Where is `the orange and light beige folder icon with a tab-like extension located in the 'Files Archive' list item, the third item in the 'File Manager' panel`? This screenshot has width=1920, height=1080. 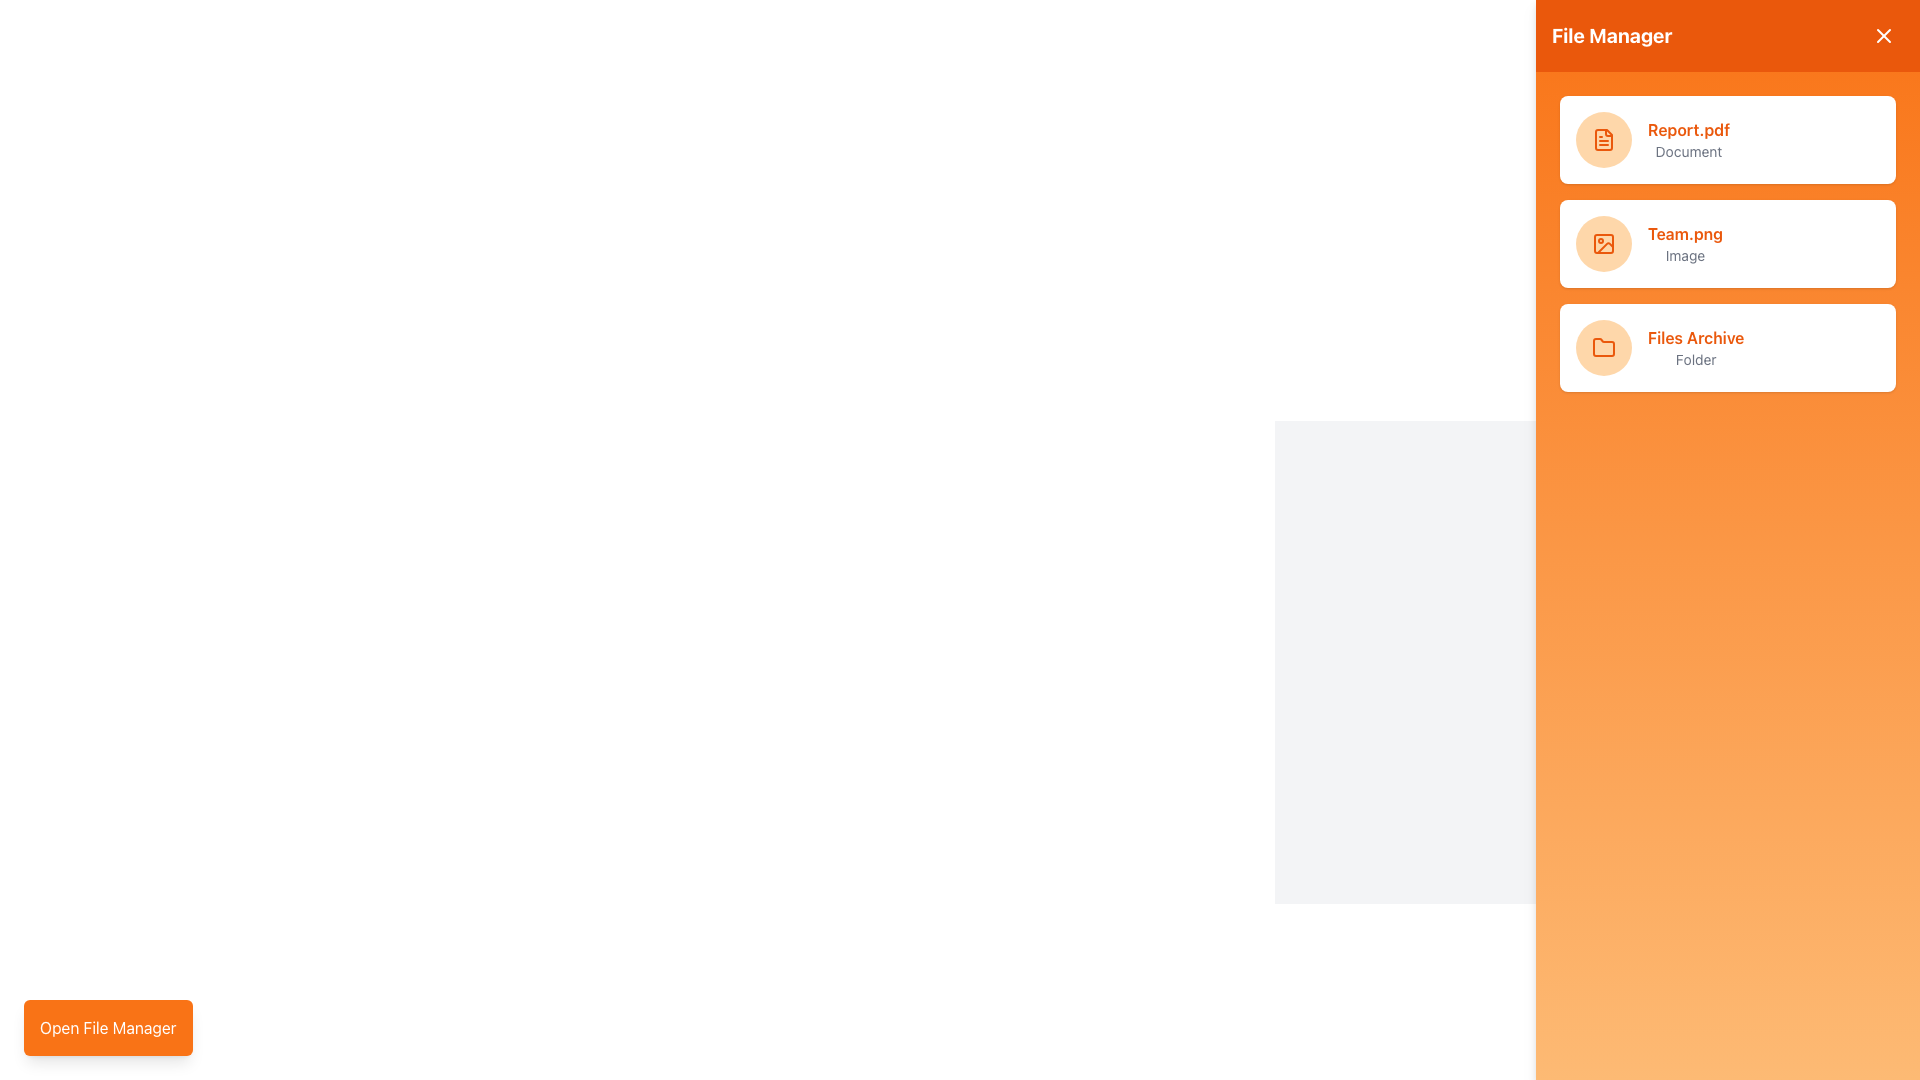
the orange and light beige folder icon with a tab-like extension located in the 'Files Archive' list item, the third item in the 'File Manager' panel is located at coordinates (1603, 346).